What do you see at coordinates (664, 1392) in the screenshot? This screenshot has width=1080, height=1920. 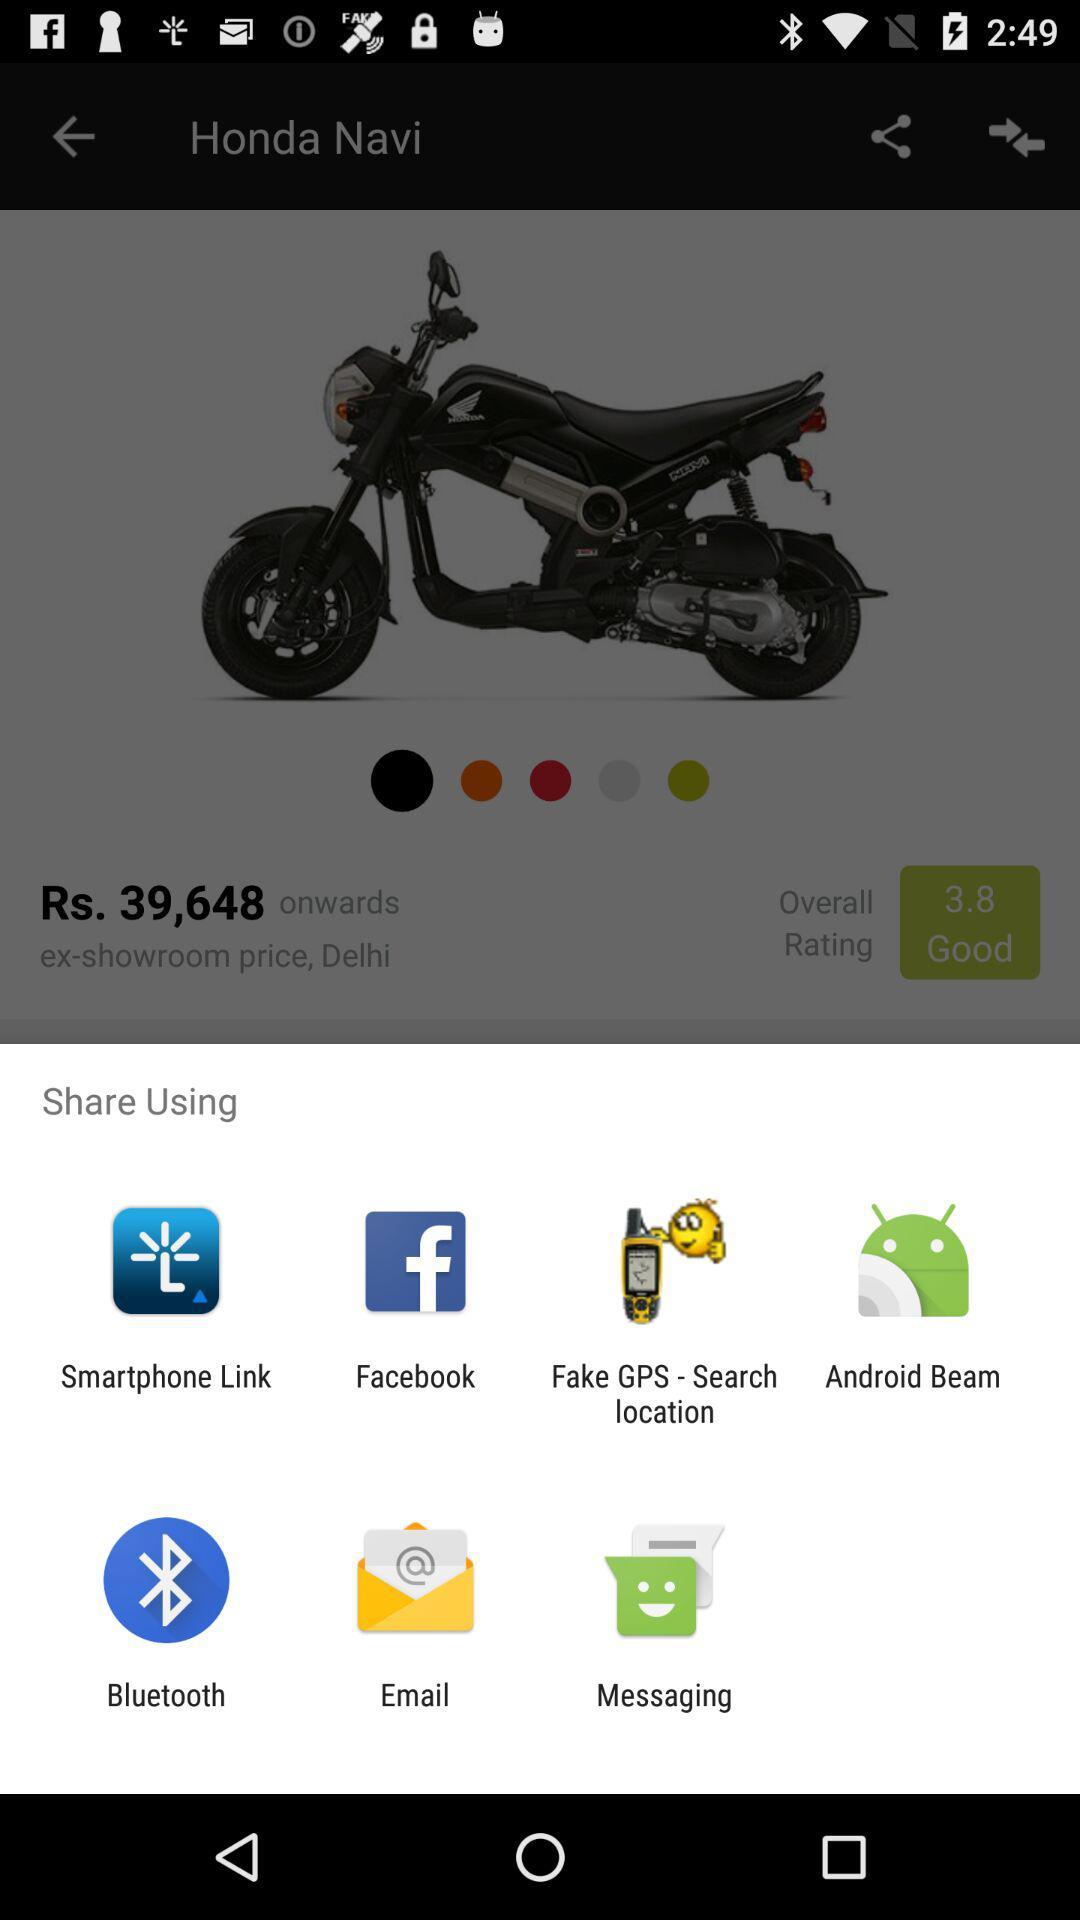 I see `fake gps search icon` at bounding box center [664, 1392].